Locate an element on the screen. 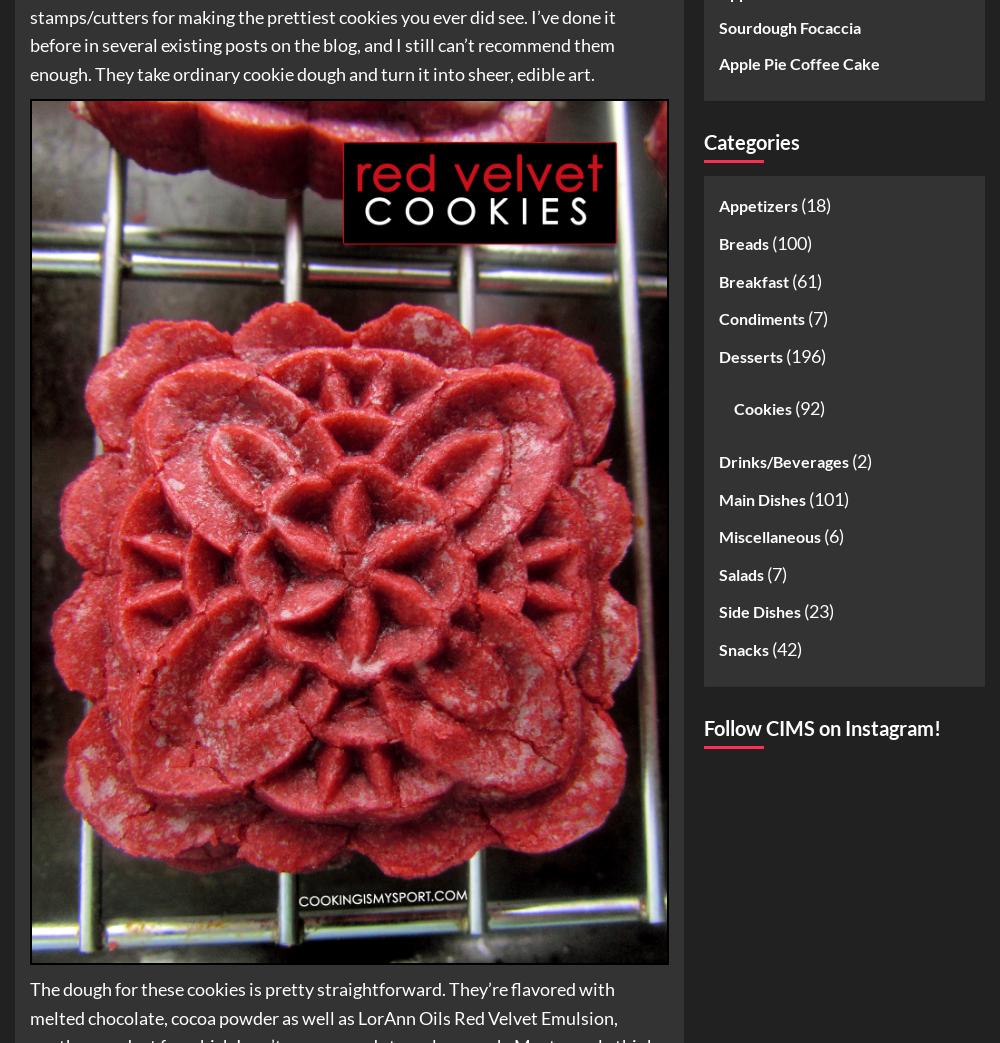 This screenshot has width=1000, height=1043. 'Categories' is located at coordinates (752, 141).